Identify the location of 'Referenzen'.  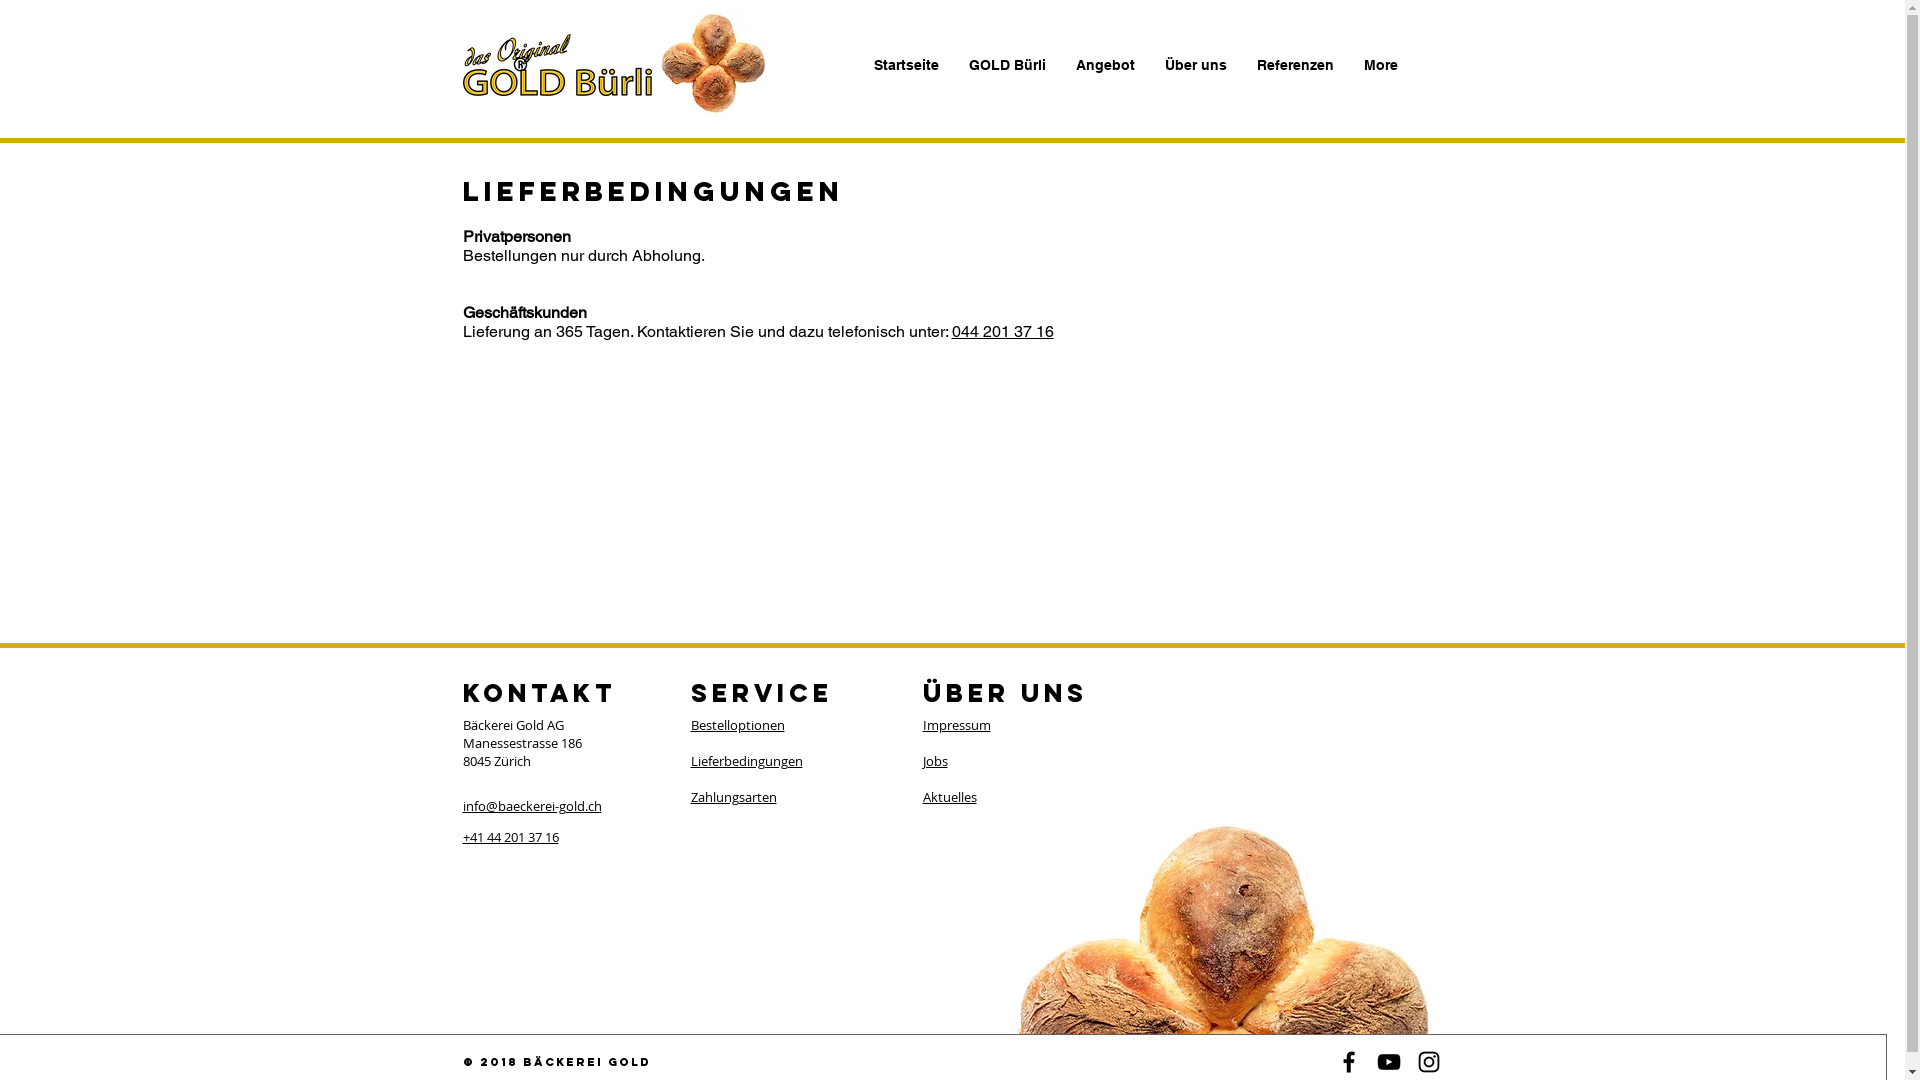
(1295, 64).